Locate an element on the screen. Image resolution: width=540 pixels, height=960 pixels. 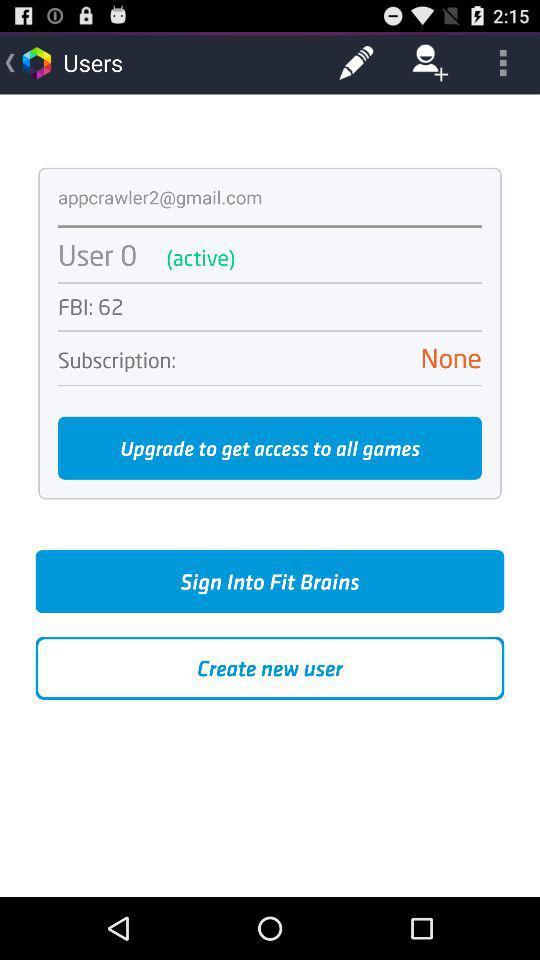
item below the user 0 app is located at coordinates (270, 282).